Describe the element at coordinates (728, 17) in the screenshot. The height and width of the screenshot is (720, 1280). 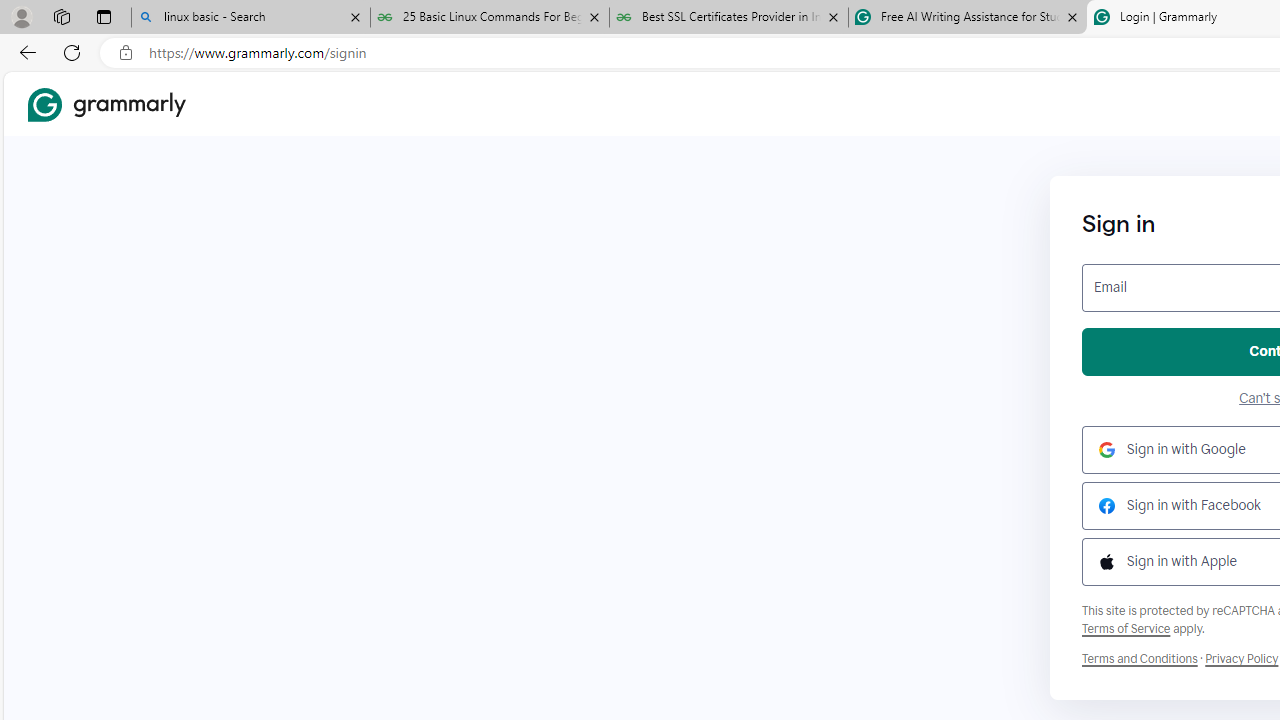
I see `'Best SSL Certificates Provider in India - GeeksforGeeks'` at that location.